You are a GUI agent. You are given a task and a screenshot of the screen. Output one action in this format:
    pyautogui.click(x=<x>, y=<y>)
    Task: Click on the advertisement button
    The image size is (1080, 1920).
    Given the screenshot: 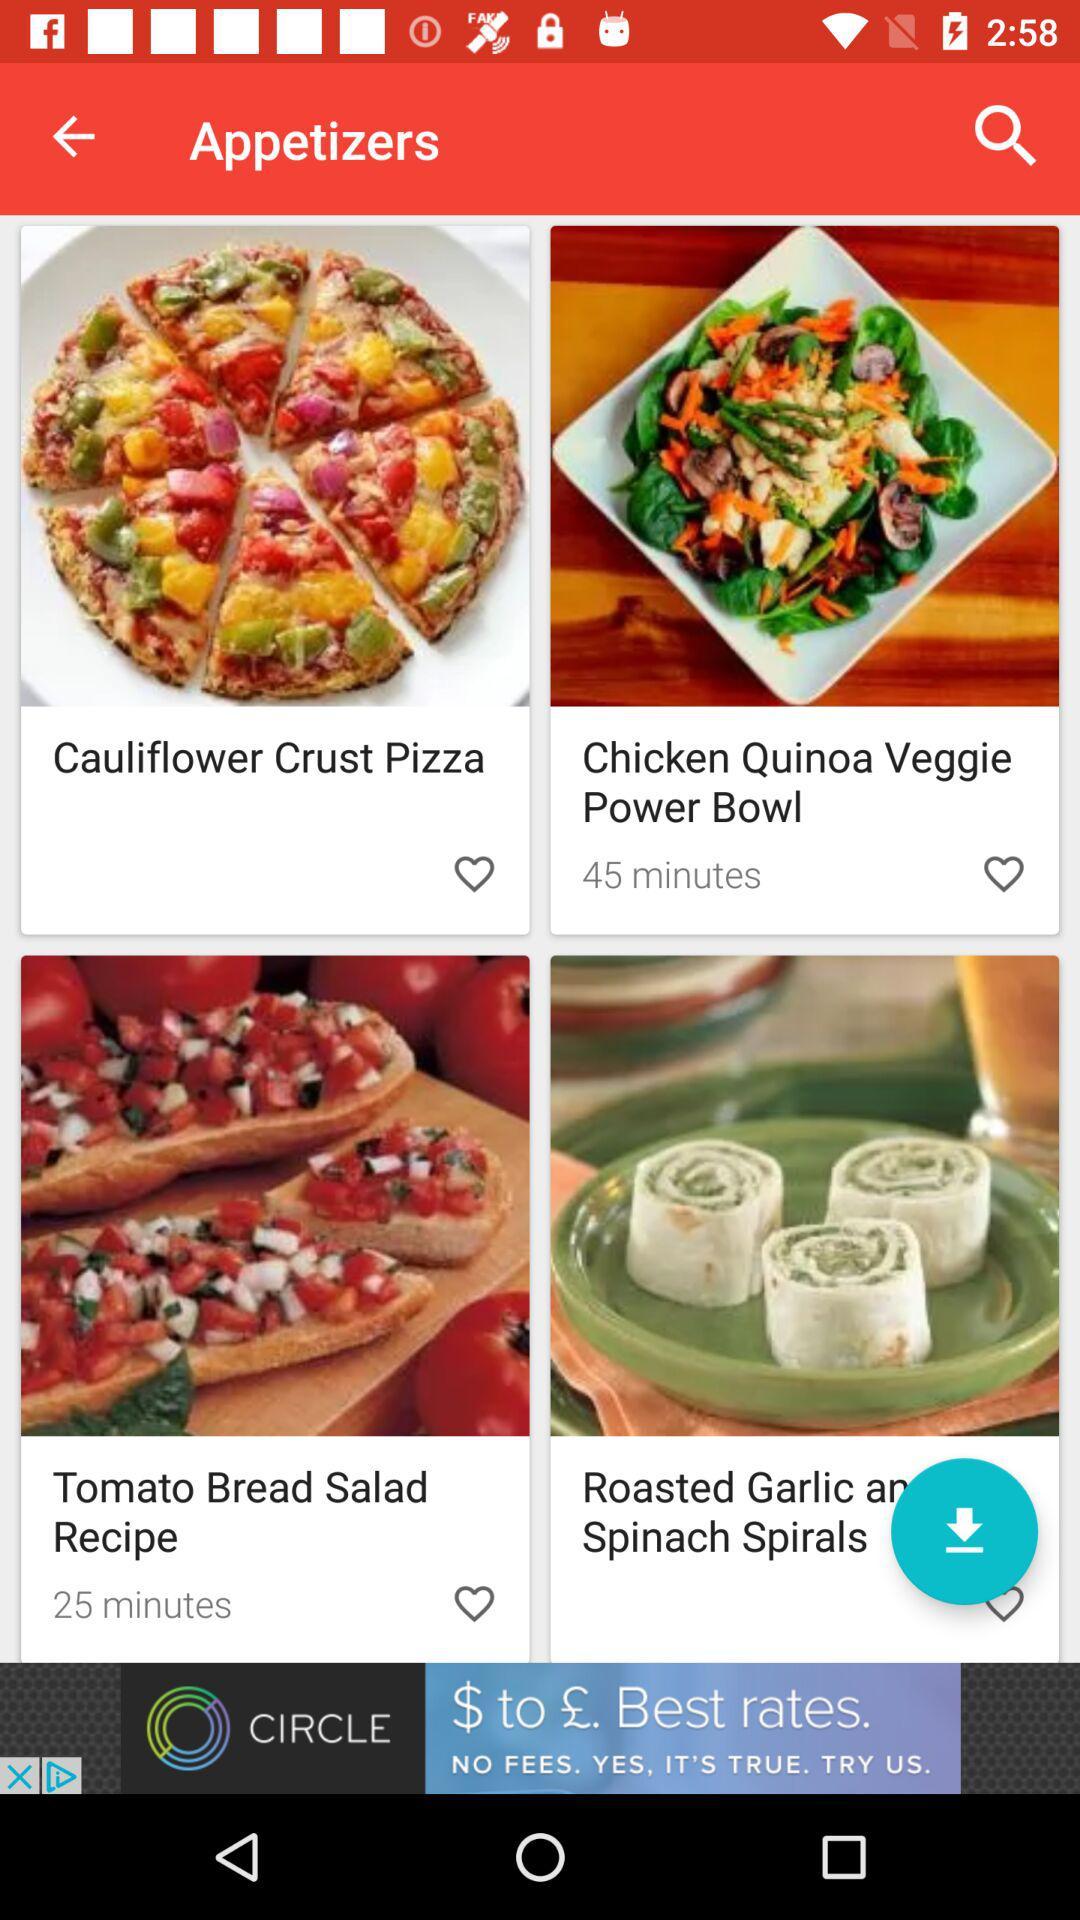 What is the action you would take?
    pyautogui.click(x=540, y=1727)
    